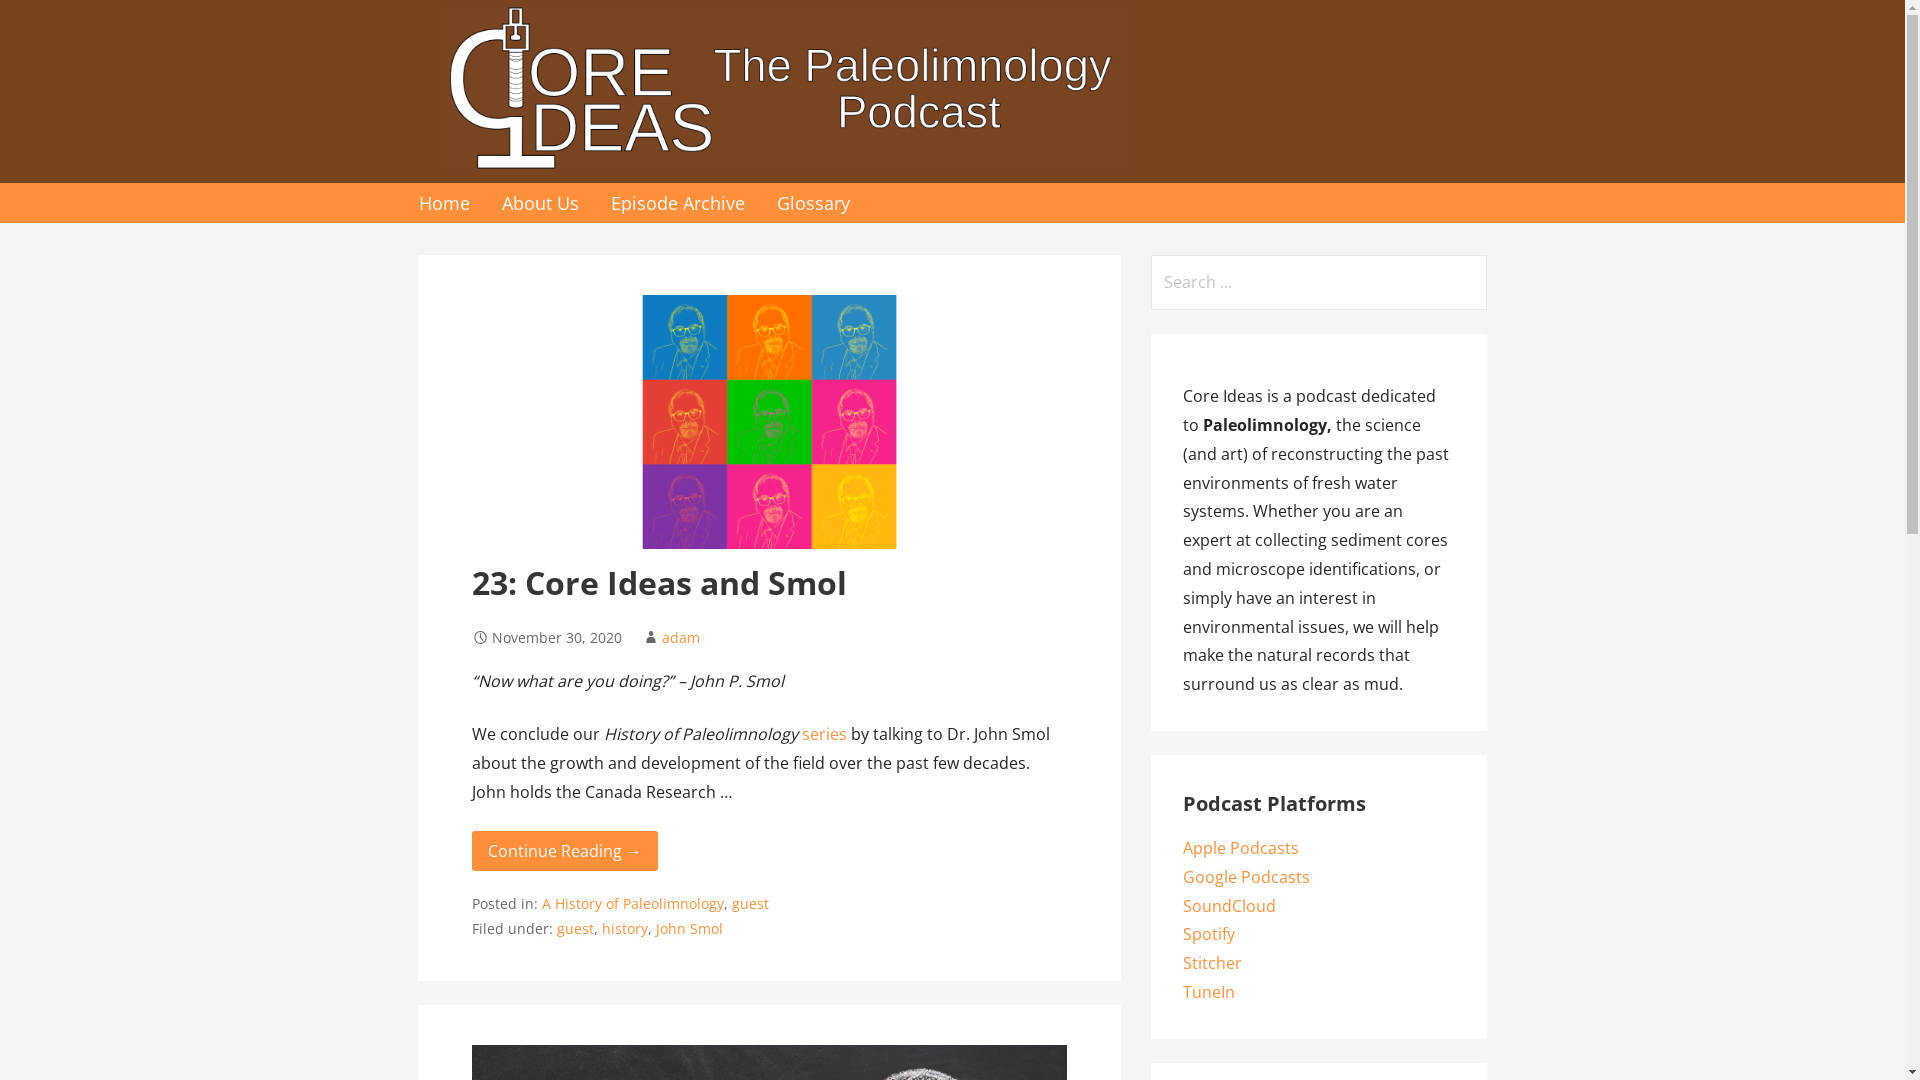 This screenshot has height=1080, width=1920. I want to click on 'About Us', so click(540, 203).